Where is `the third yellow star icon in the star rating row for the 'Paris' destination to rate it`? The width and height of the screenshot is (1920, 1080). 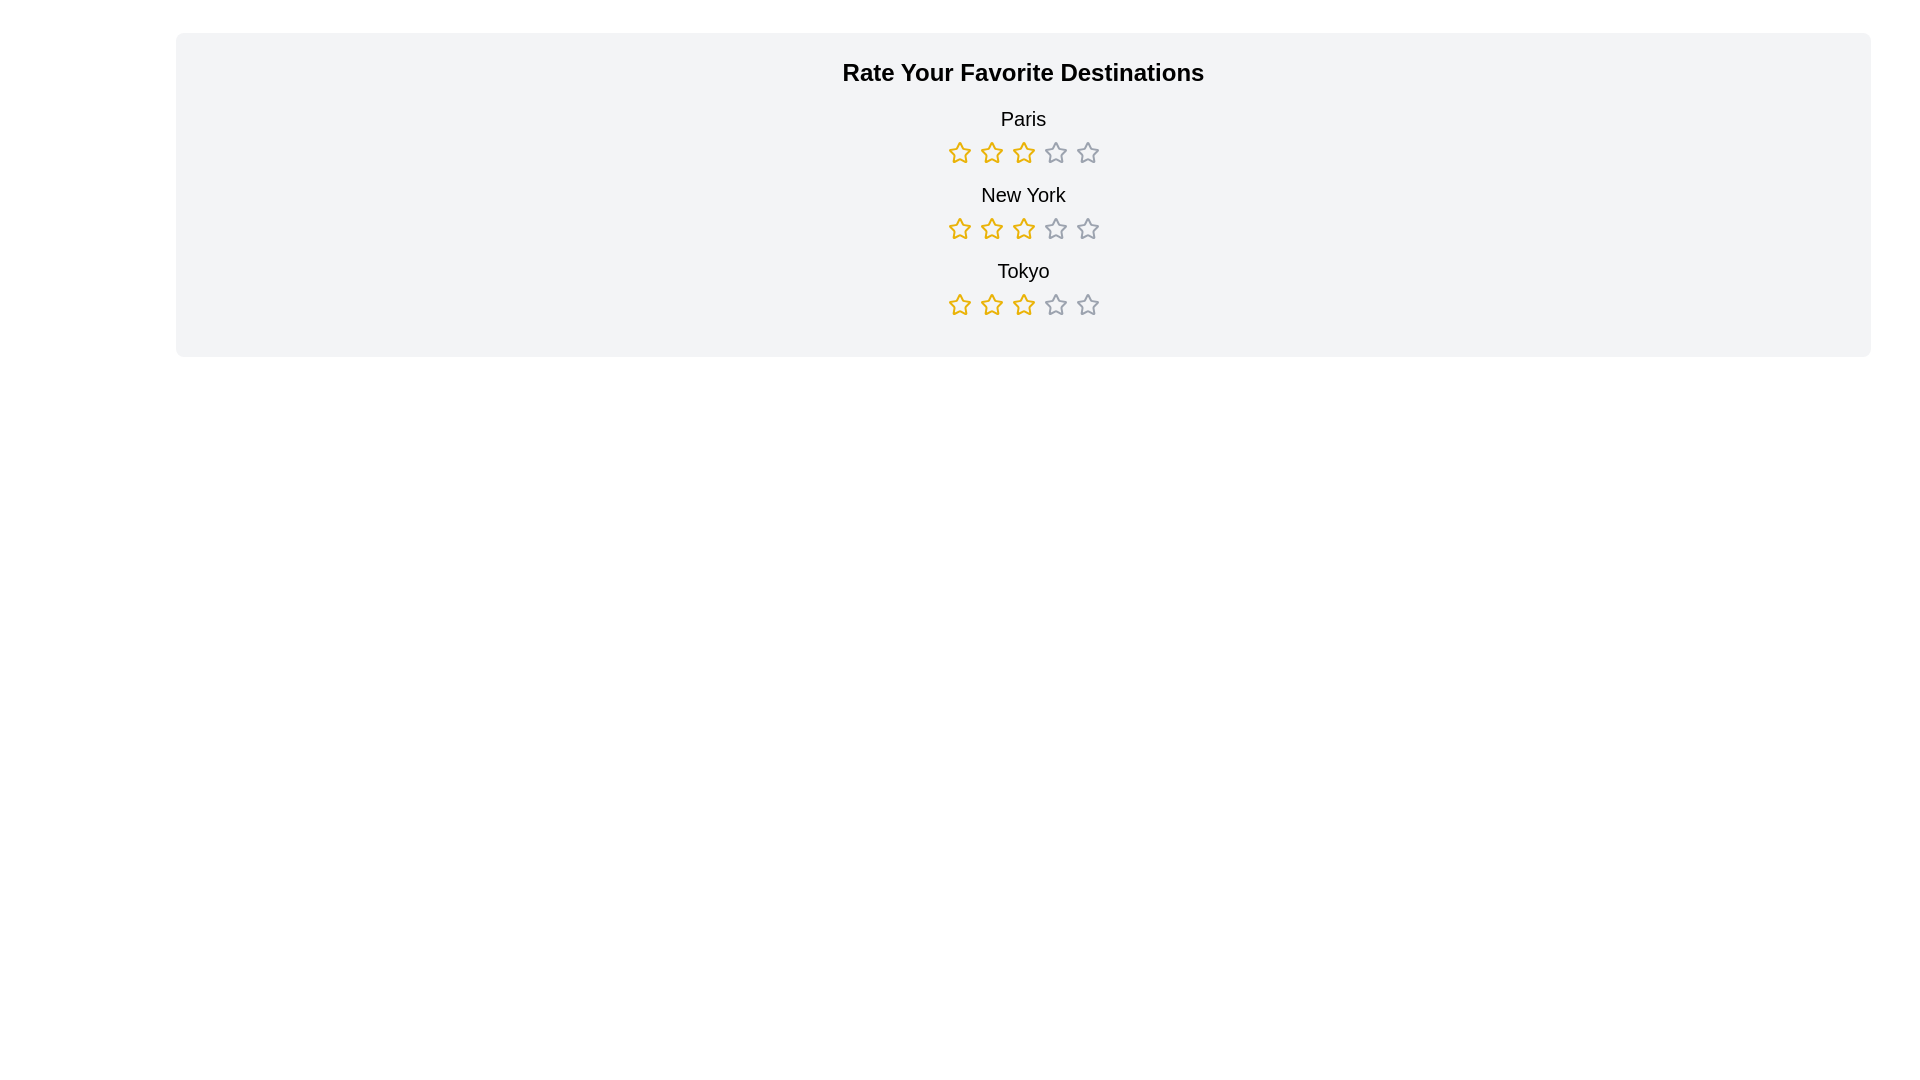
the third yellow star icon in the star rating row for the 'Paris' destination to rate it is located at coordinates (1023, 152).